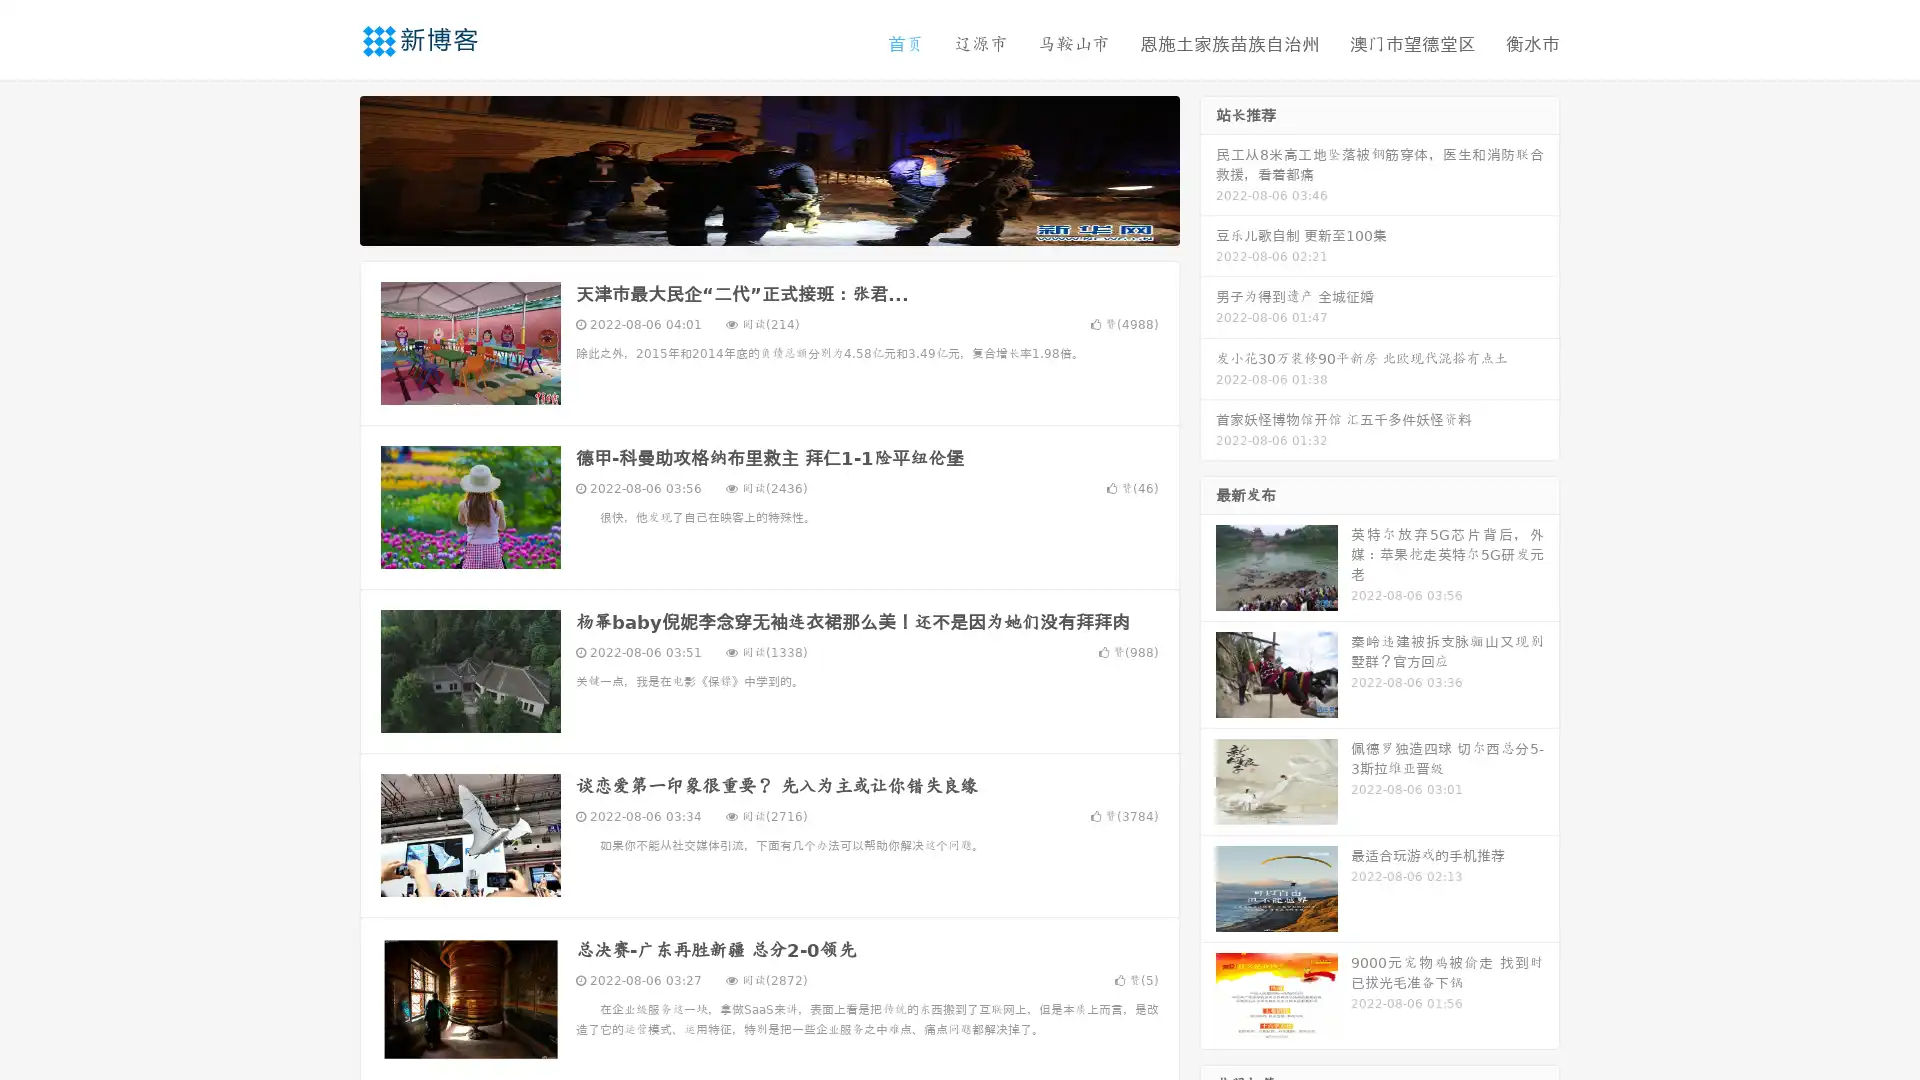  I want to click on Previous slide, so click(330, 168).